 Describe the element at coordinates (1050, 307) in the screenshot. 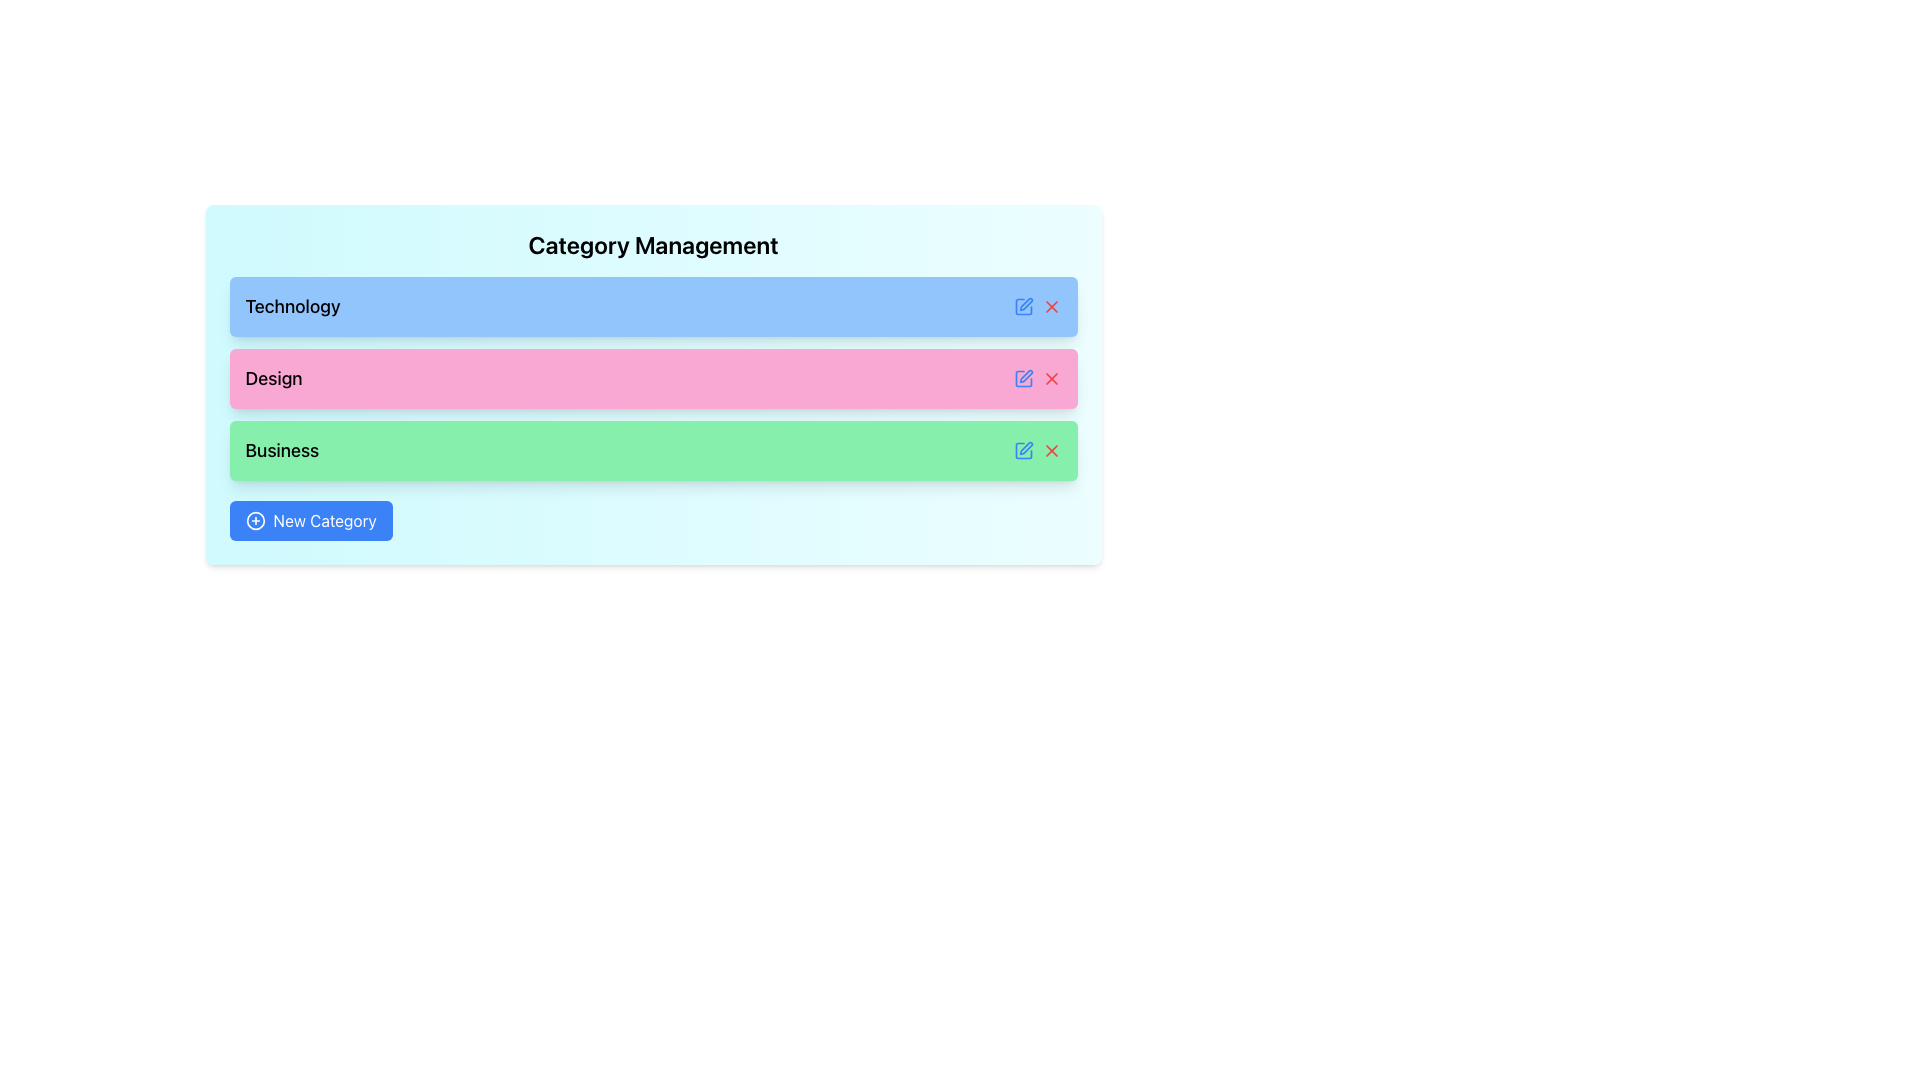

I see `the red 'X' icon button located on the far right of the blue 'Technology' category row` at that location.